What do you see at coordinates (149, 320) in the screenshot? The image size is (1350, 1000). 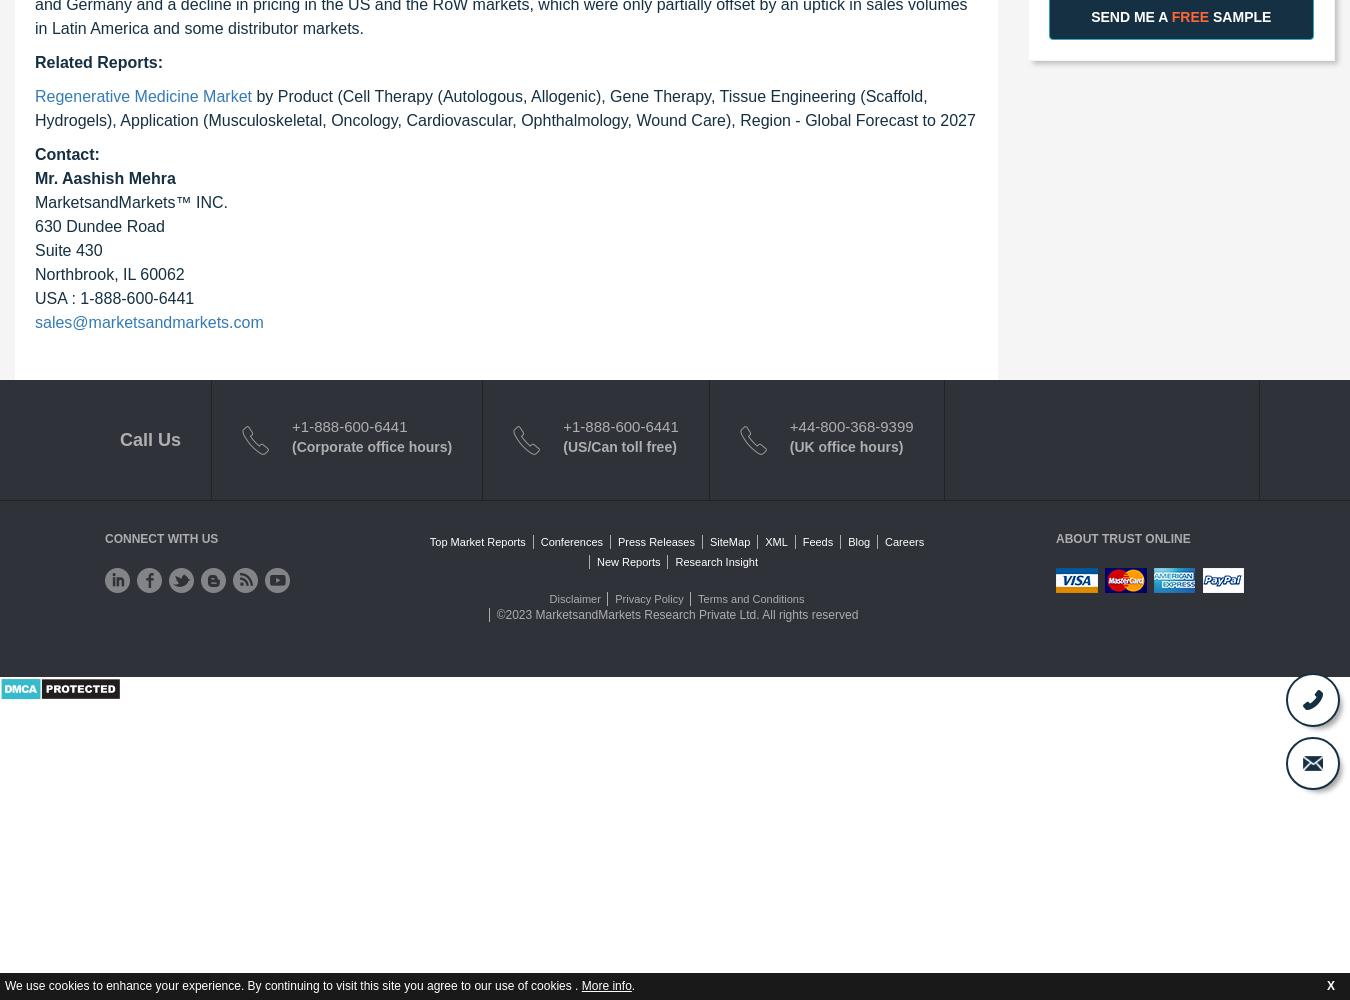 I see `'sales@marketsandmarkets.com'` at bounding box center [149, 320].